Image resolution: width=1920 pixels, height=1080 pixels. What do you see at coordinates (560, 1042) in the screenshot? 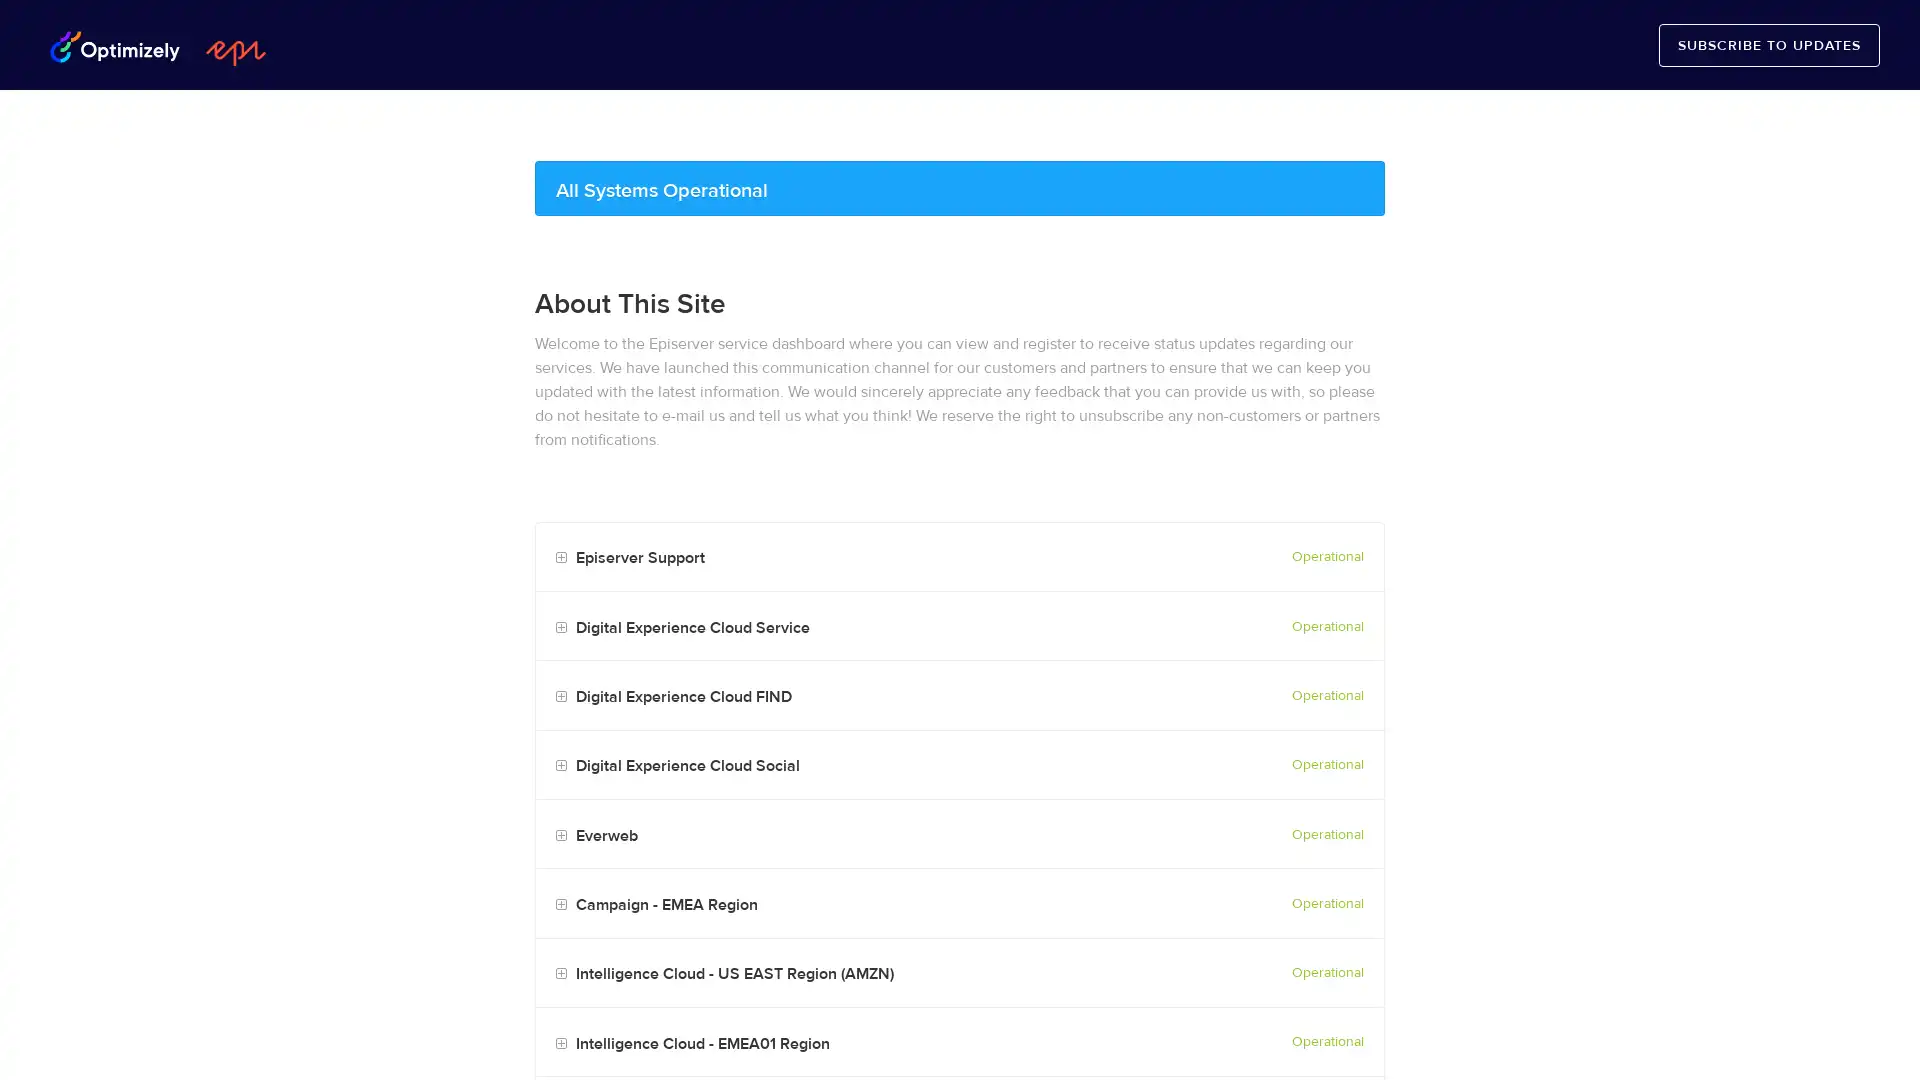
I see `Toggle Intelligence Cloud - EMEA01 Region` at bounding box center [560, 1042].